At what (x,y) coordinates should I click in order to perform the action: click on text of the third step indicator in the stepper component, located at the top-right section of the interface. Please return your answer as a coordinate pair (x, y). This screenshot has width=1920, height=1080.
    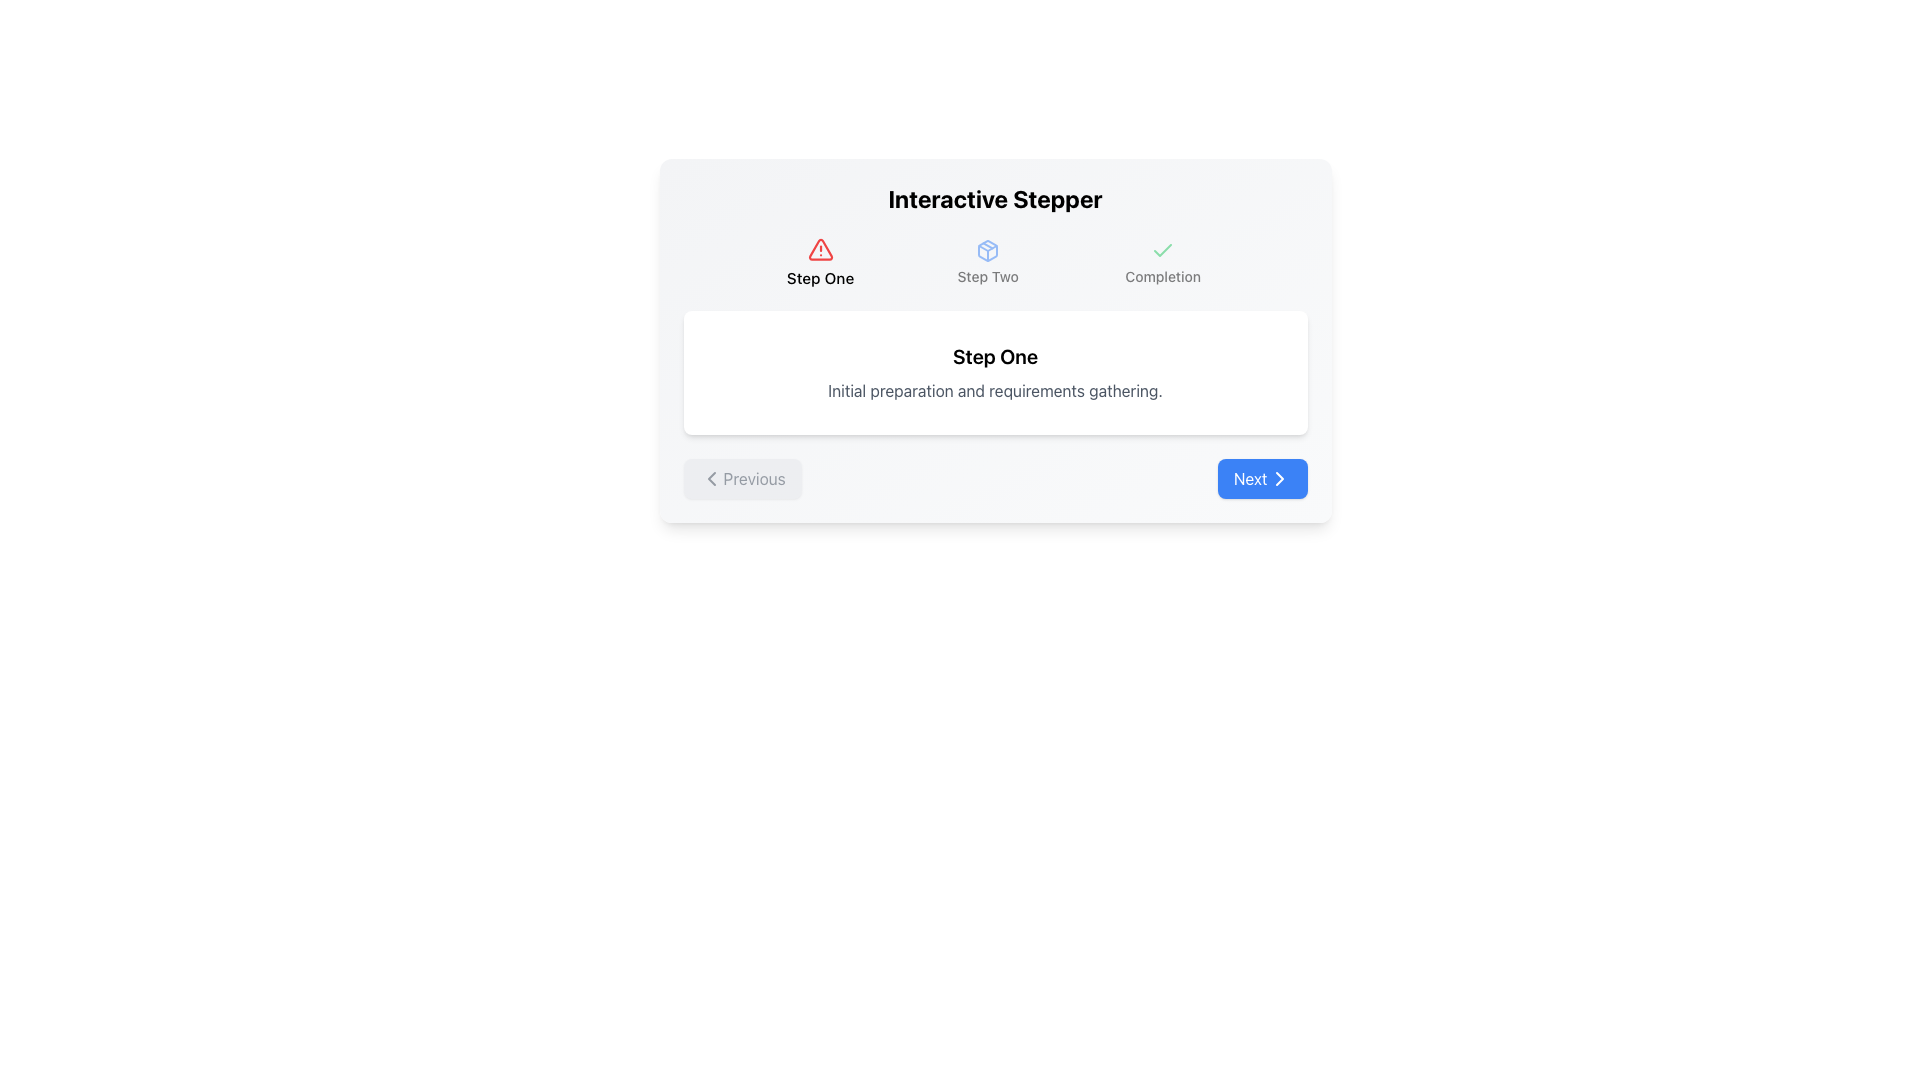
    Looking at the image, I should click on (1163, 261).